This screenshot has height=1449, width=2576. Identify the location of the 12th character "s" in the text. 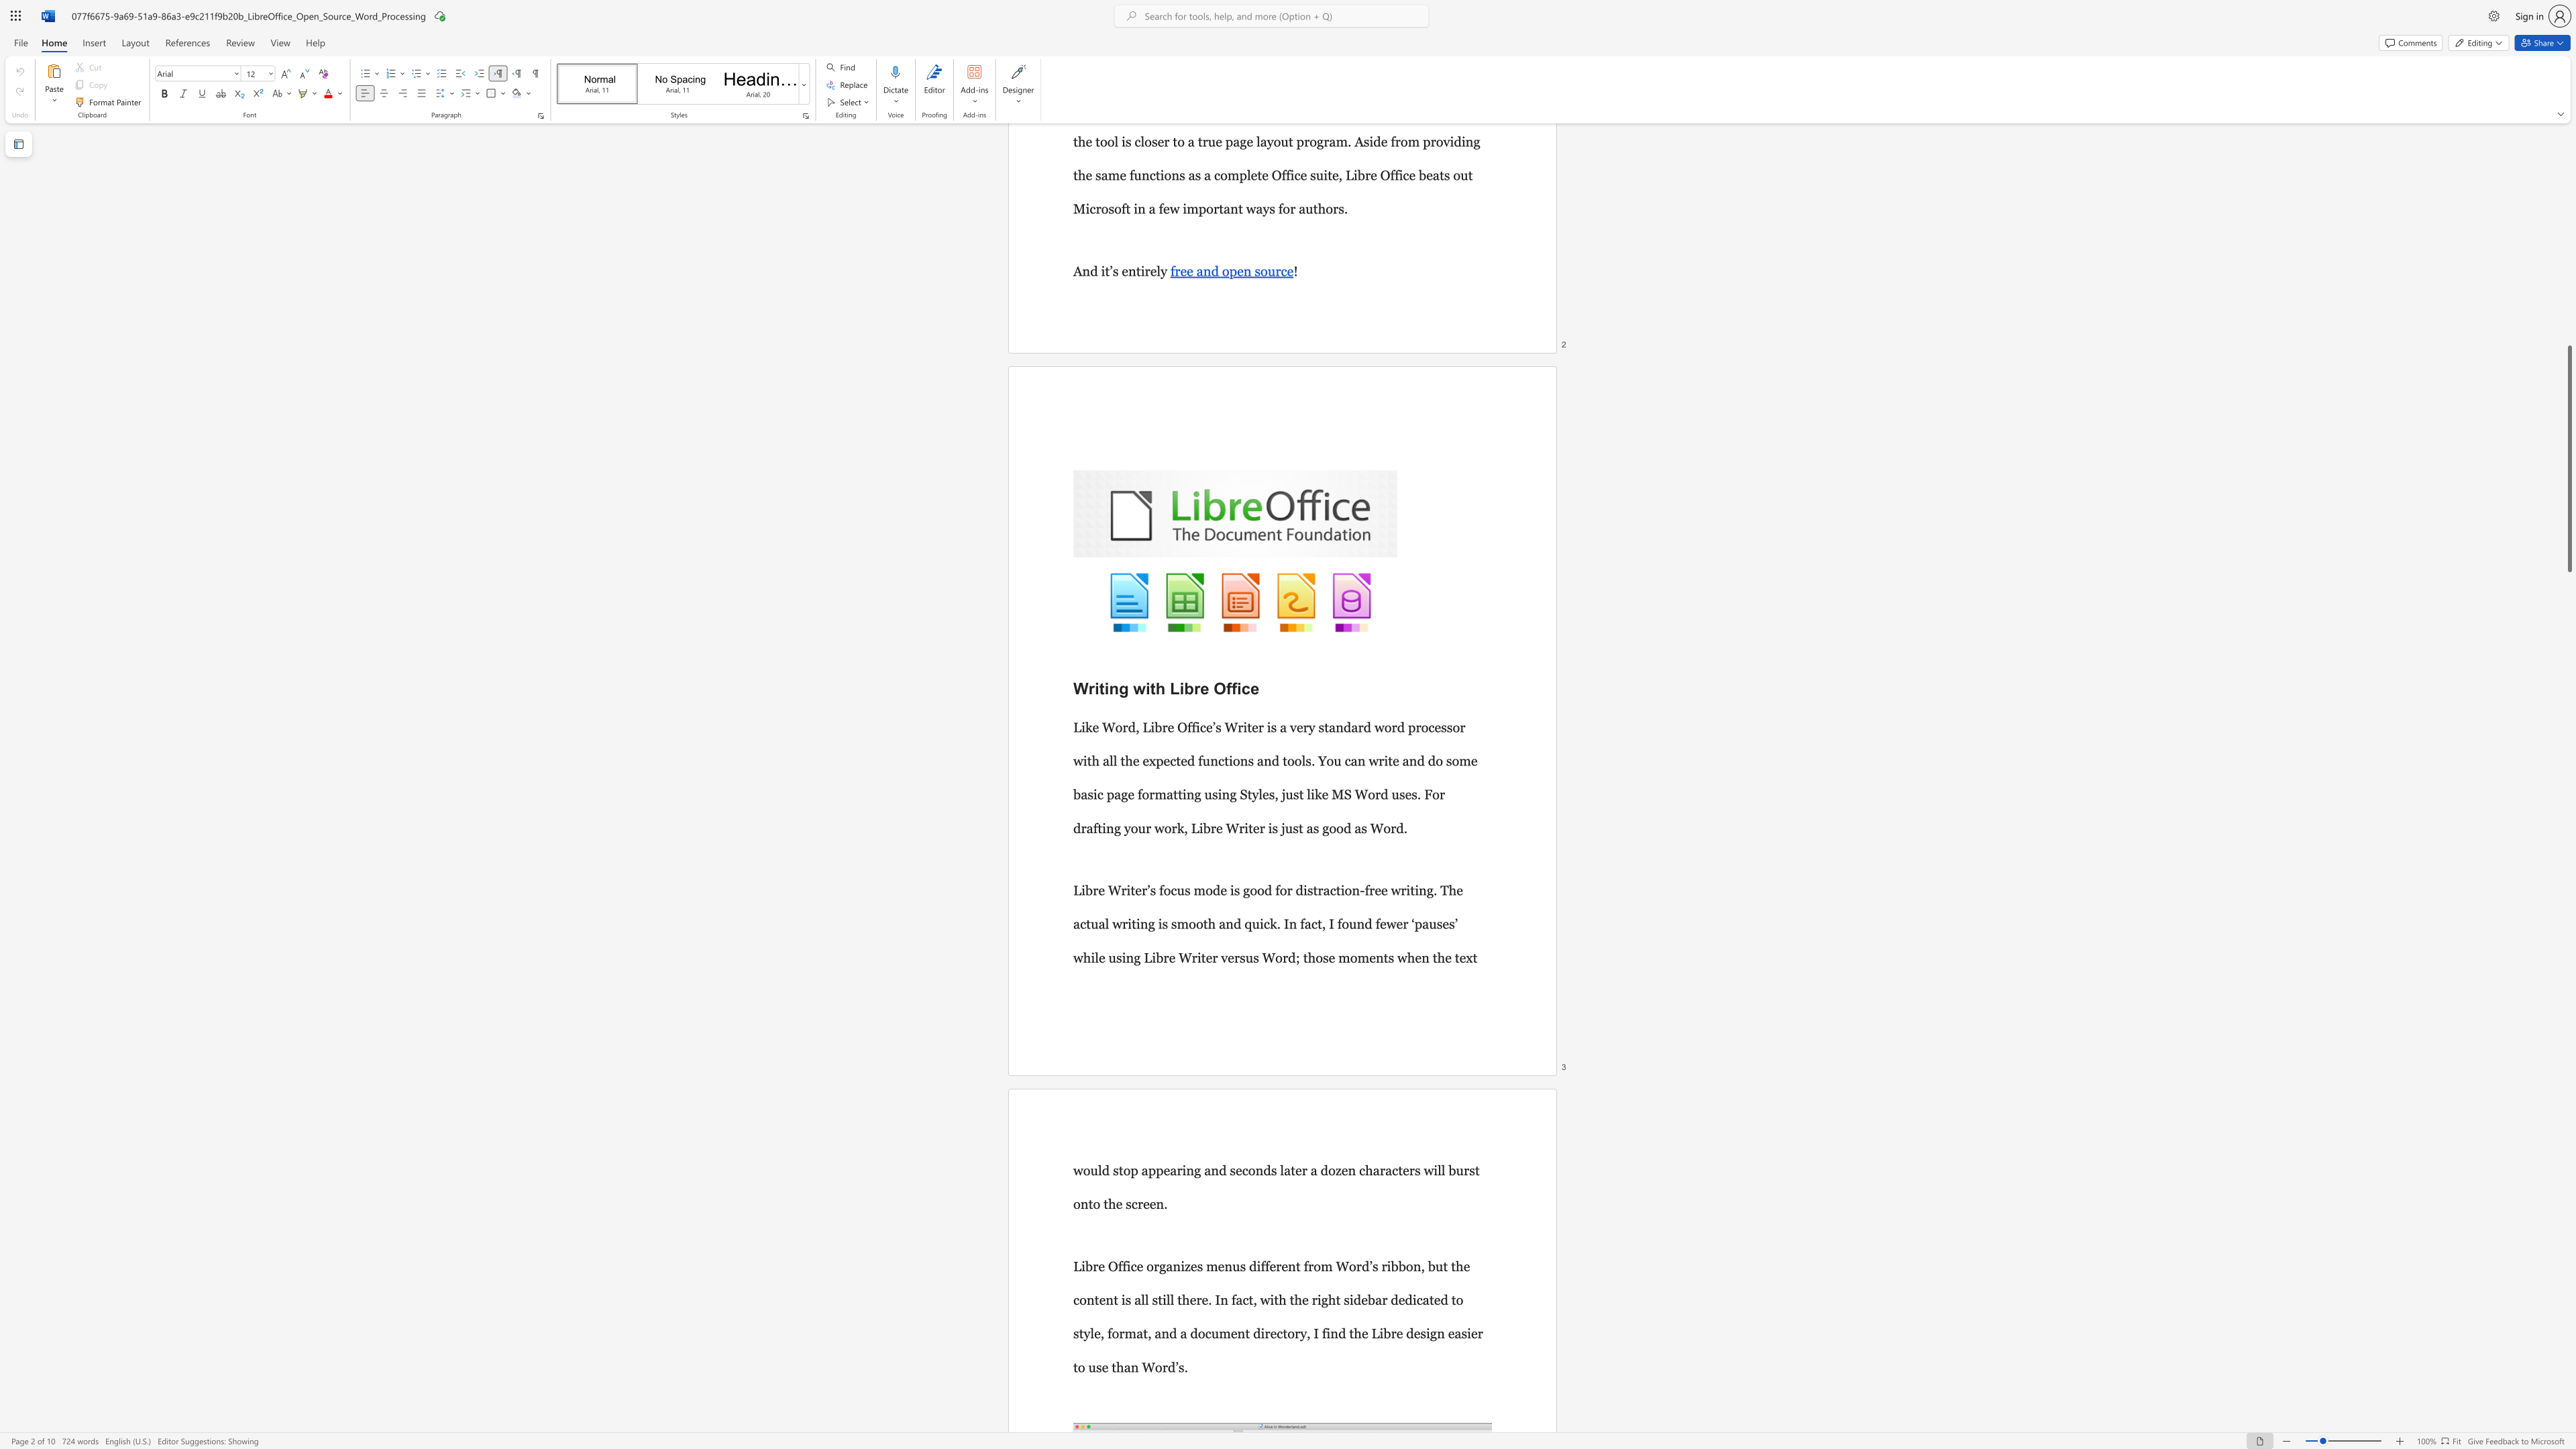
(1326, 956).